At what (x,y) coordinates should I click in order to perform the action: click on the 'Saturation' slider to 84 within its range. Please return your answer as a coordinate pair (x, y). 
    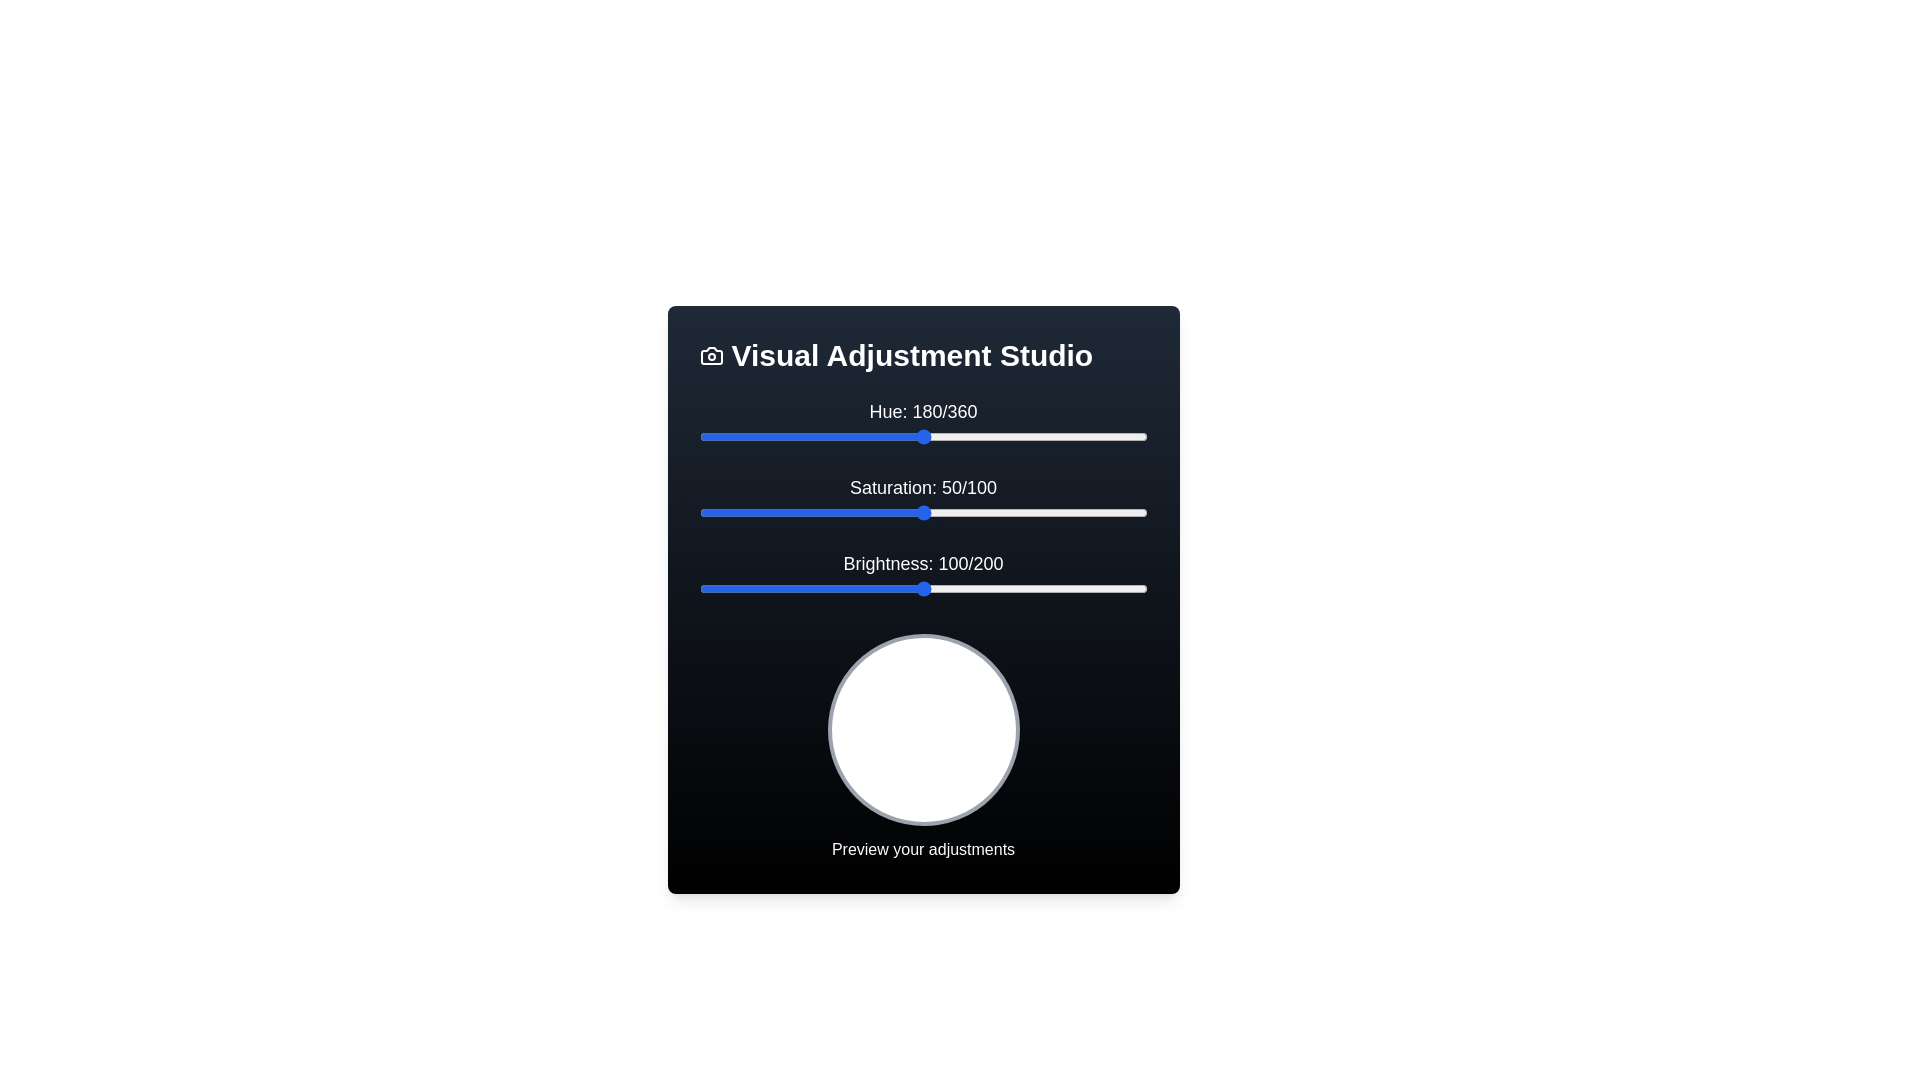
    Looking at the image, I should click on (1074, 512).